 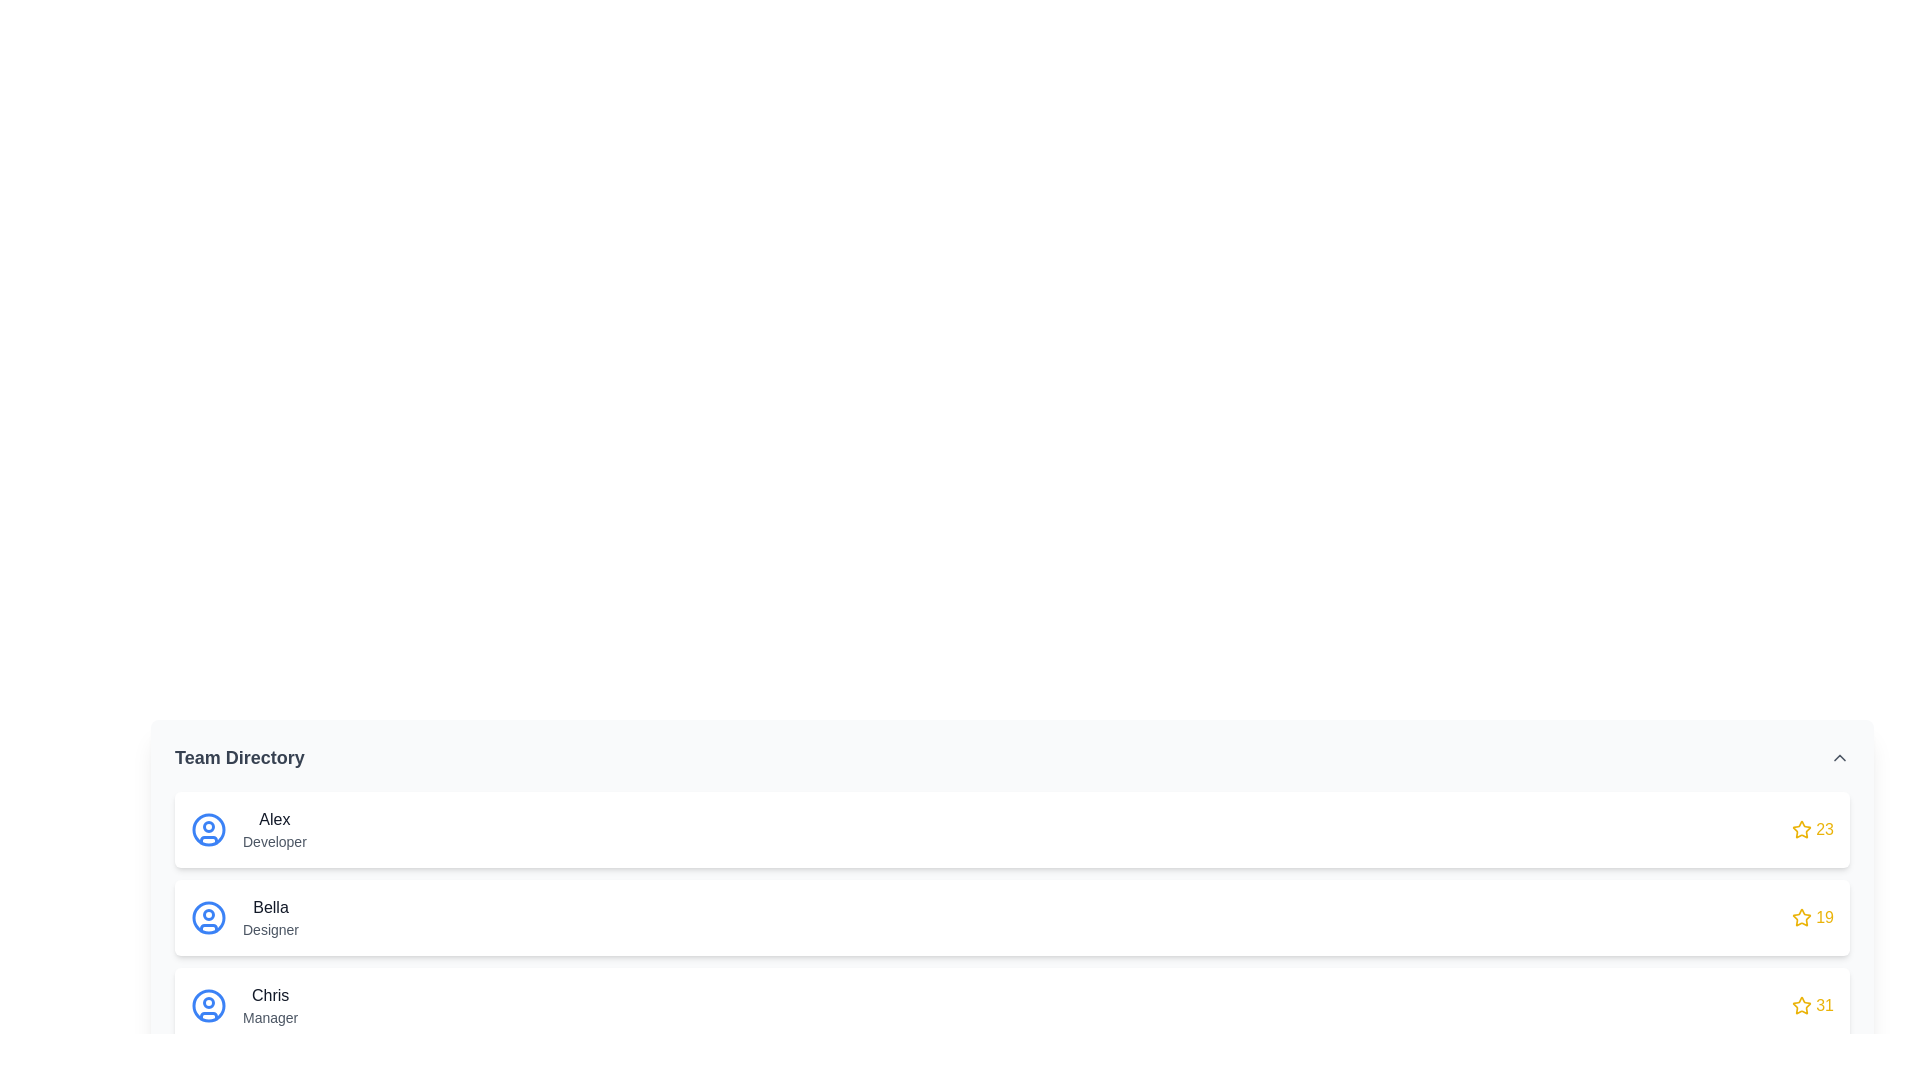 I want to click on the blue user profile icon located in the Team Directory section next to 'Chris', the Manager, to initiate profile-related actions, so click(x=209, y=1006).